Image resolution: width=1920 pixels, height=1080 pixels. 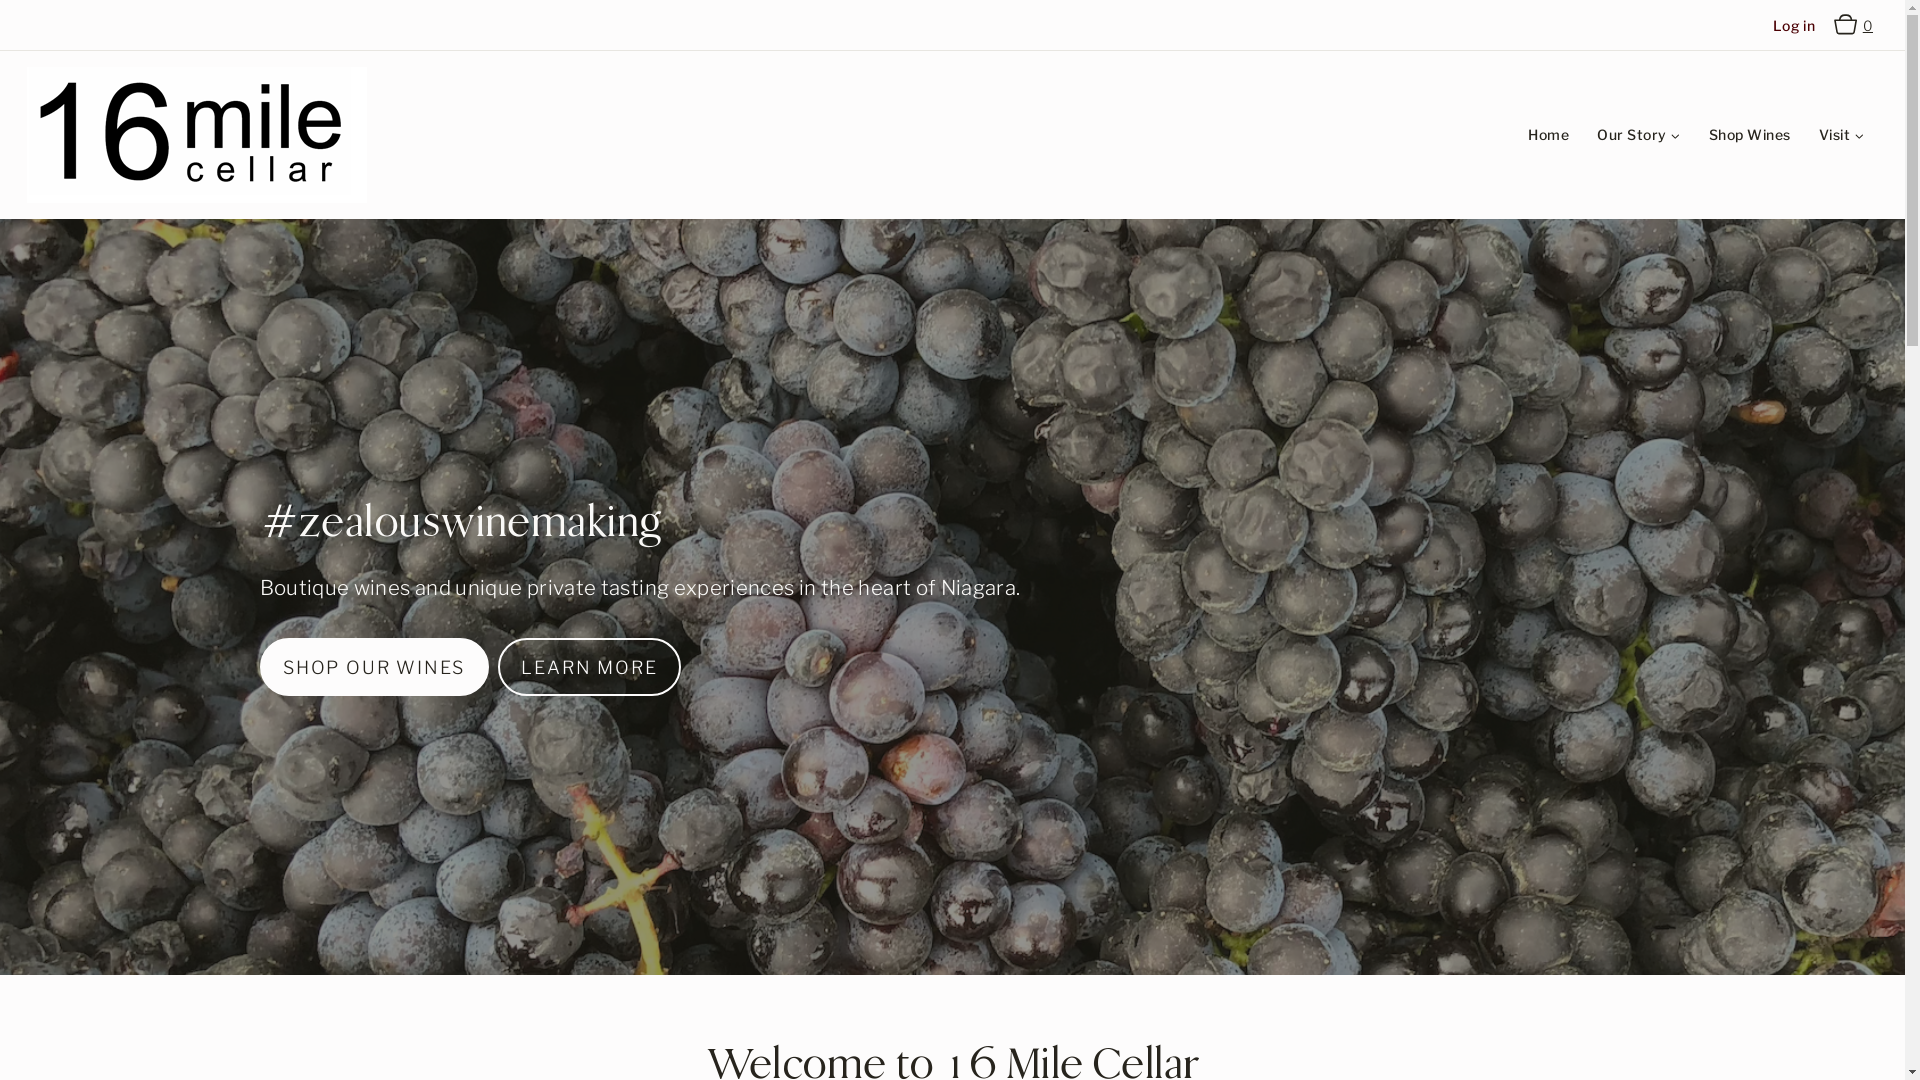 What do you see at coordinates (1840, 135) in the screenshot?
I see `'Visit'` at bounding box center [1840, 135].